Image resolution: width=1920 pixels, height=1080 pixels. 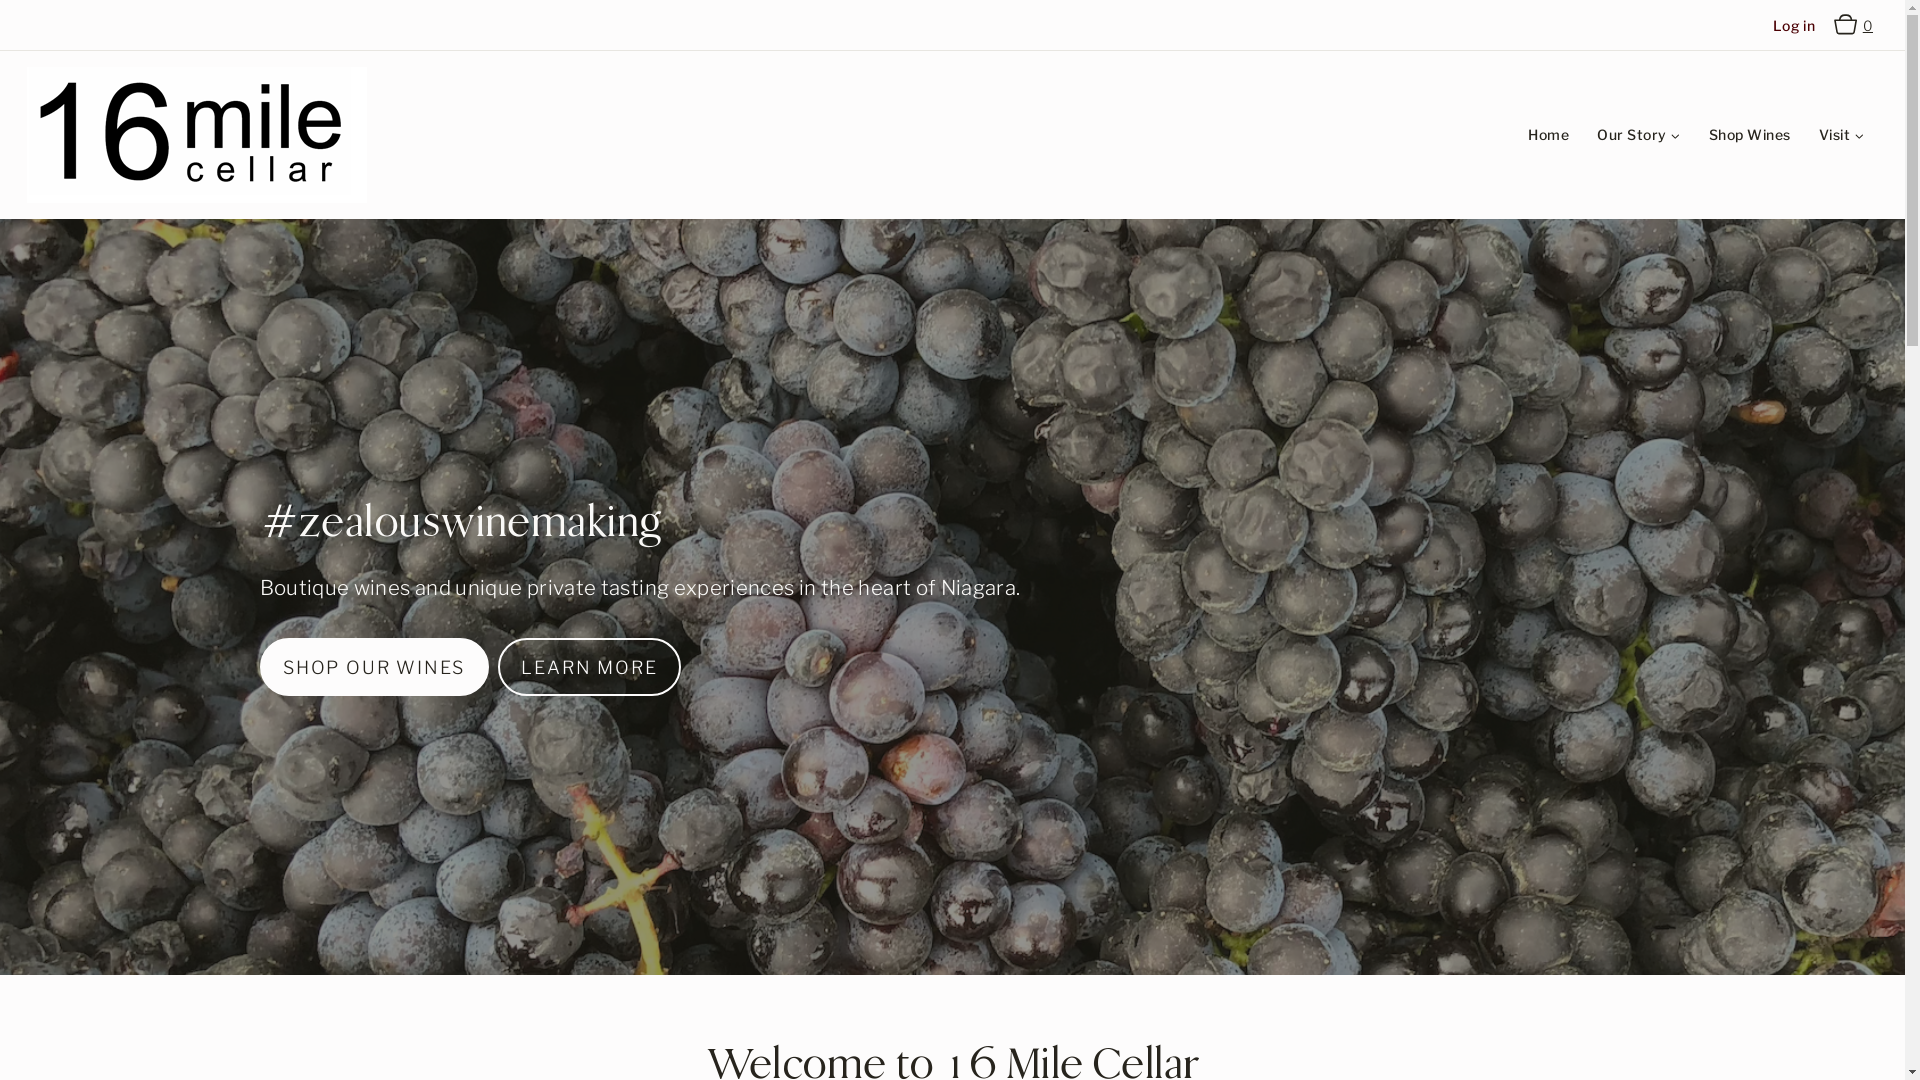 What do you see at coordinates (1840, 135) in the screenshot?
I see `'Visit'` at bounding box center [1840, 135].